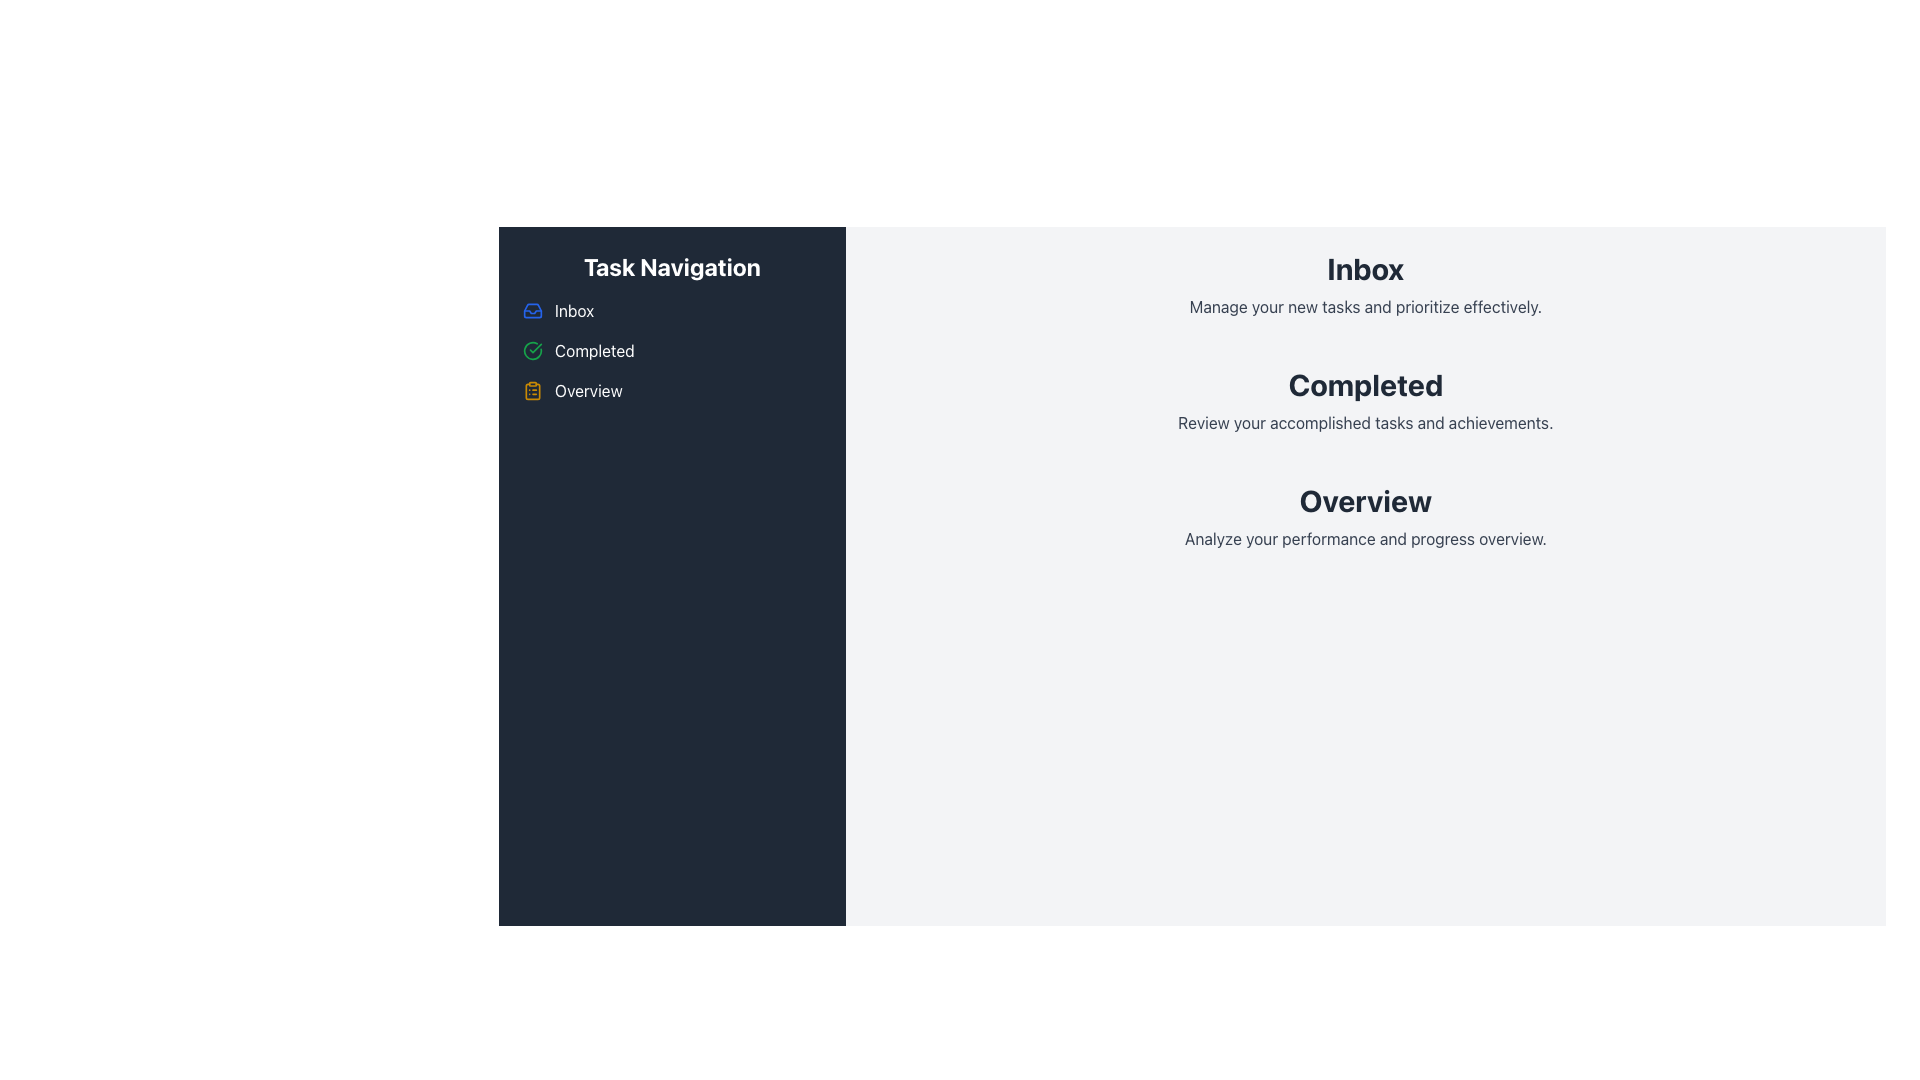 The width and height of the screenshot is (1920, 1080). What do you see at coordinates (587, 390) in the screenshot?
I see `the third item in the vertical navigation menu, labeled 'Overview'` at bounding box center [587, 390].